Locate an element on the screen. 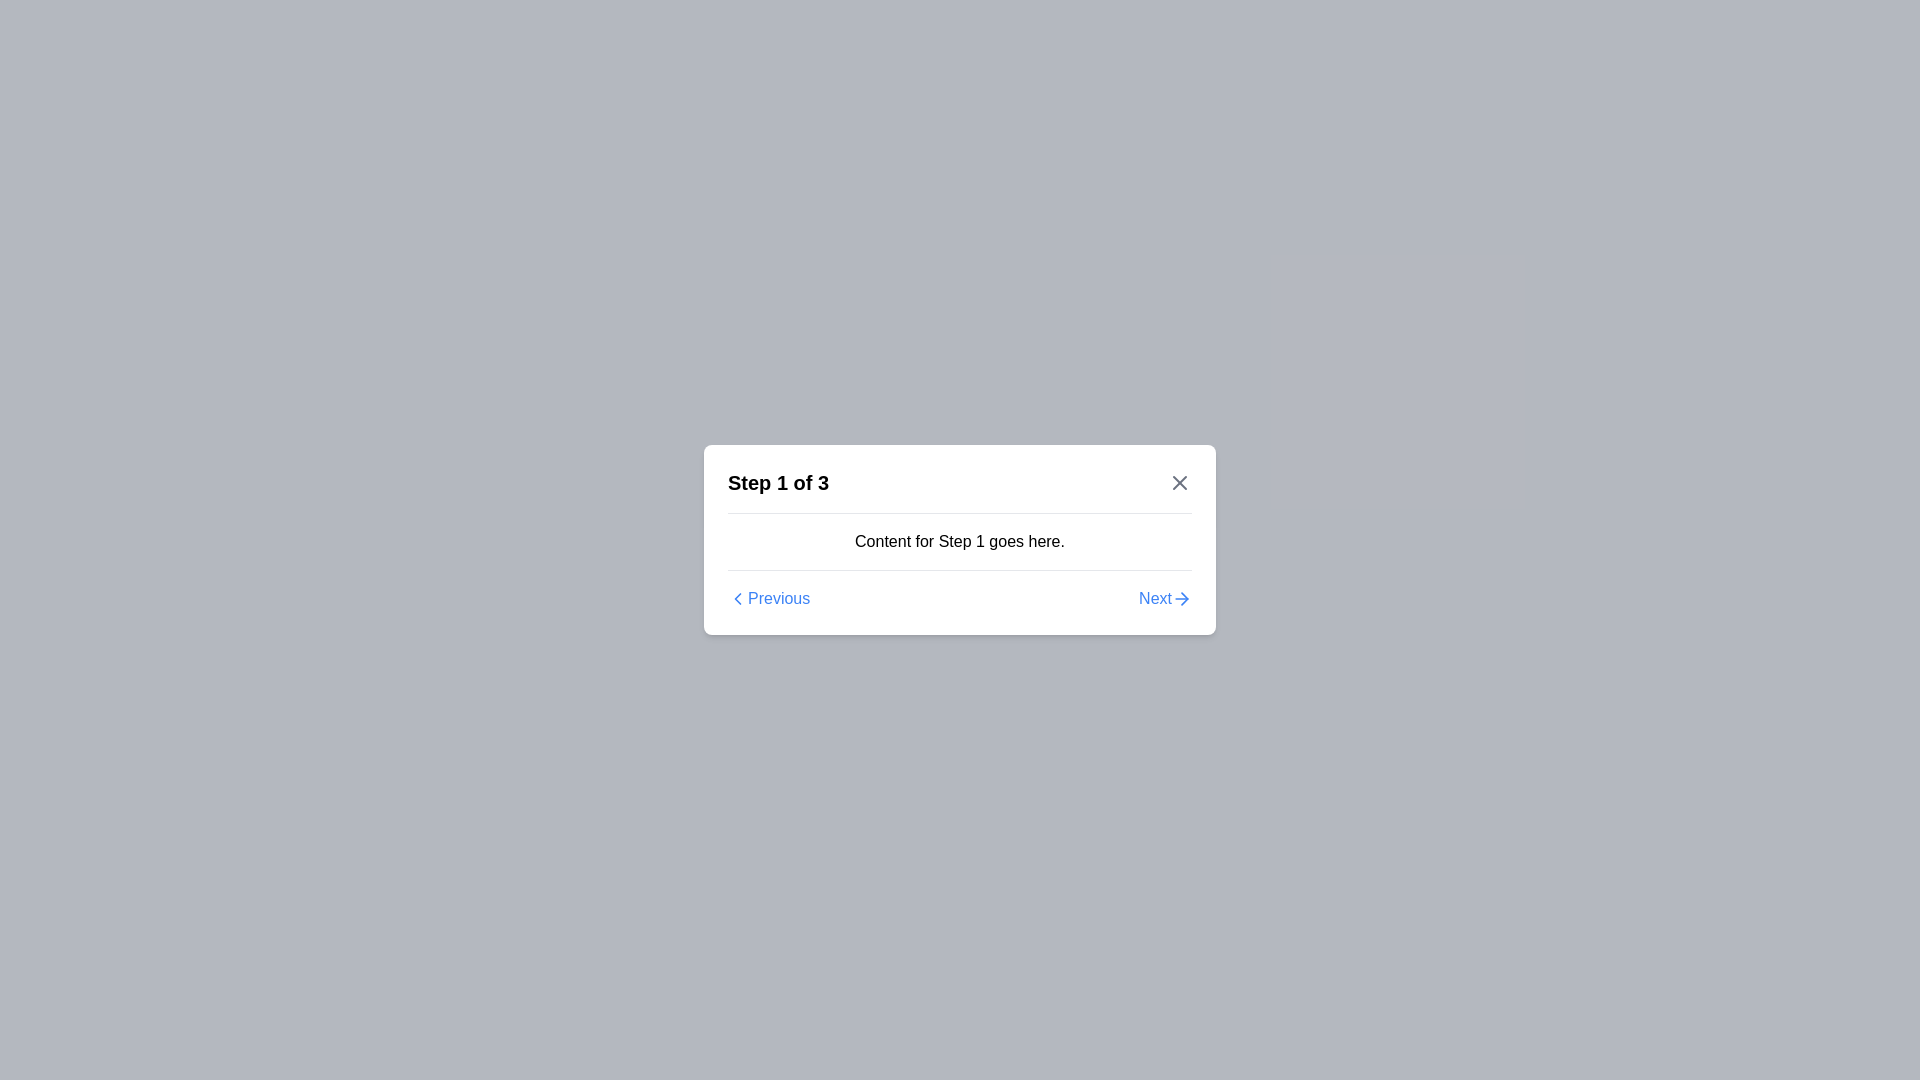  the 'Next' button with blue text and a rightwards arrow icon is located at coordinates (1165, 597).